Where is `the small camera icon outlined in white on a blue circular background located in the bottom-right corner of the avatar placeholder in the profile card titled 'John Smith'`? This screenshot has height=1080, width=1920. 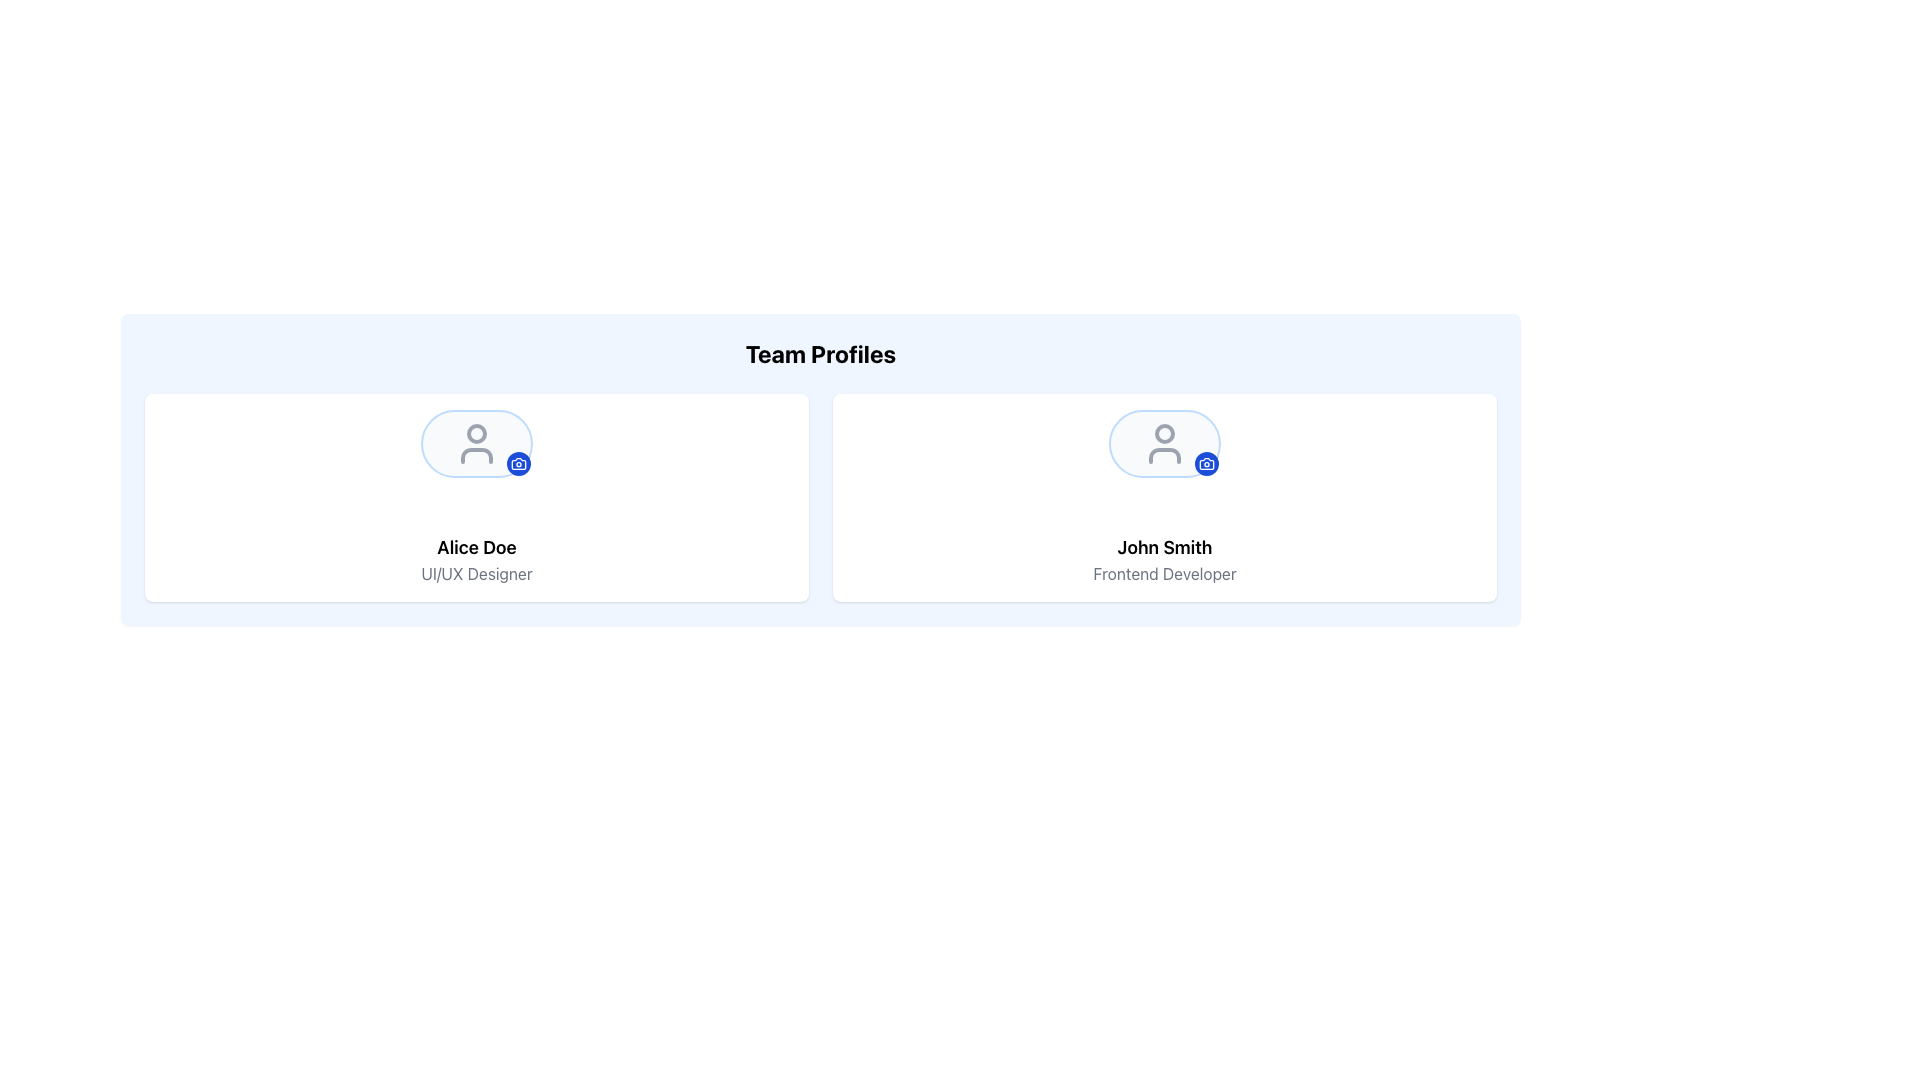
the small camera icon outlined in white on a blue circular background located in the bottom-right corner of the avatar placeholder in the profile card titled 'John Smith' is located at coordinates (1205, 463).